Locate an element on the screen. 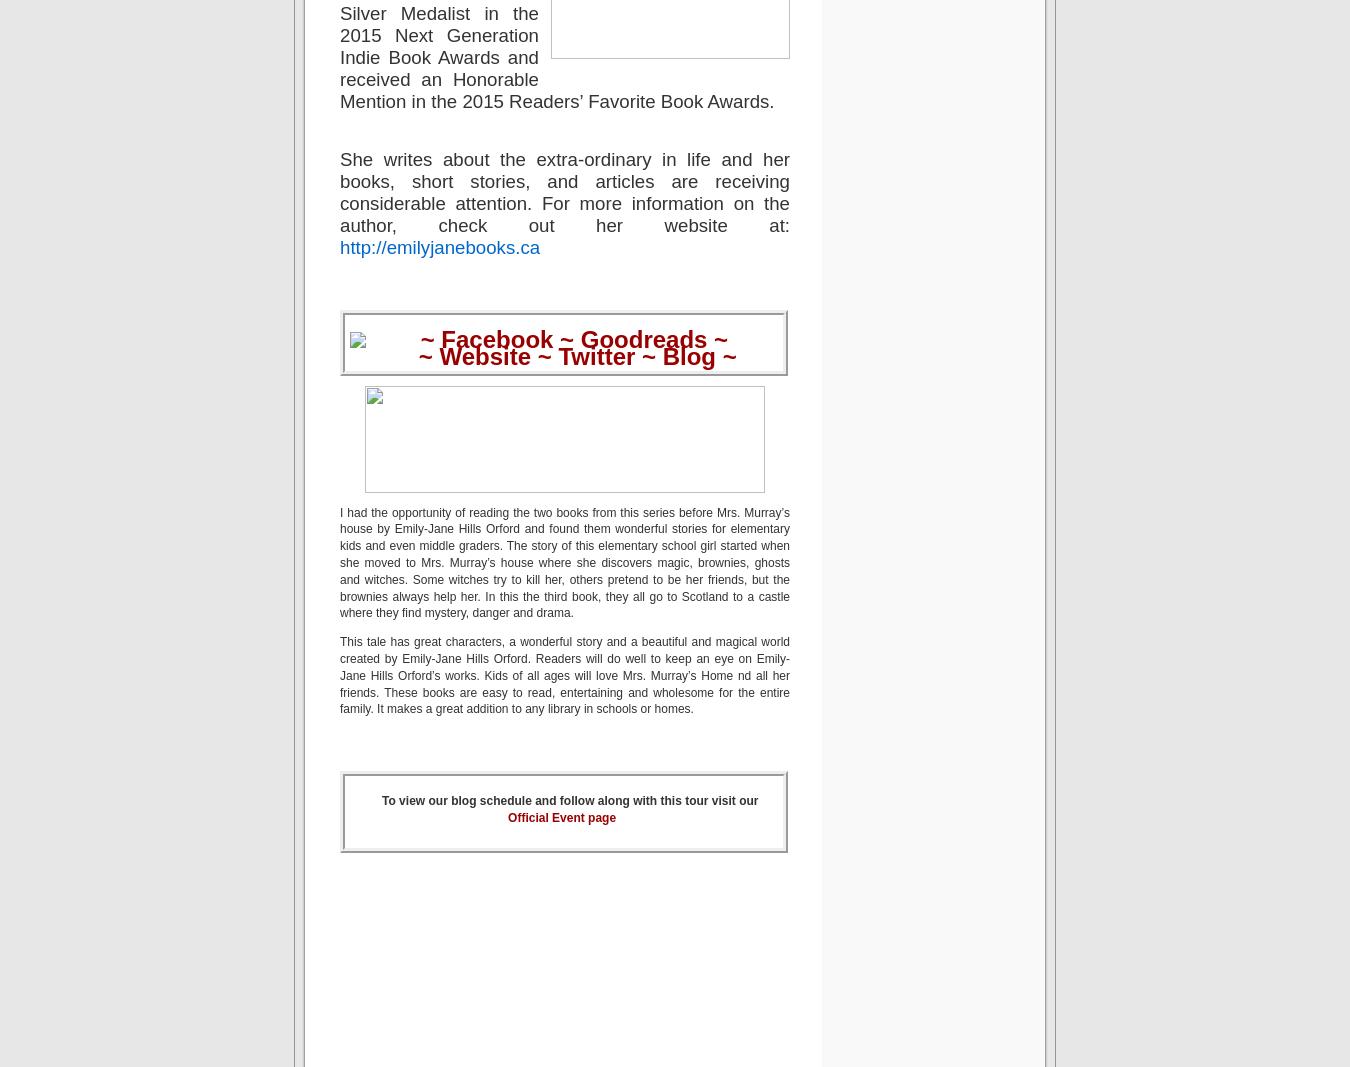 The image size is (1350, 1067). 'Blog' is located at coordinates (688, 355).